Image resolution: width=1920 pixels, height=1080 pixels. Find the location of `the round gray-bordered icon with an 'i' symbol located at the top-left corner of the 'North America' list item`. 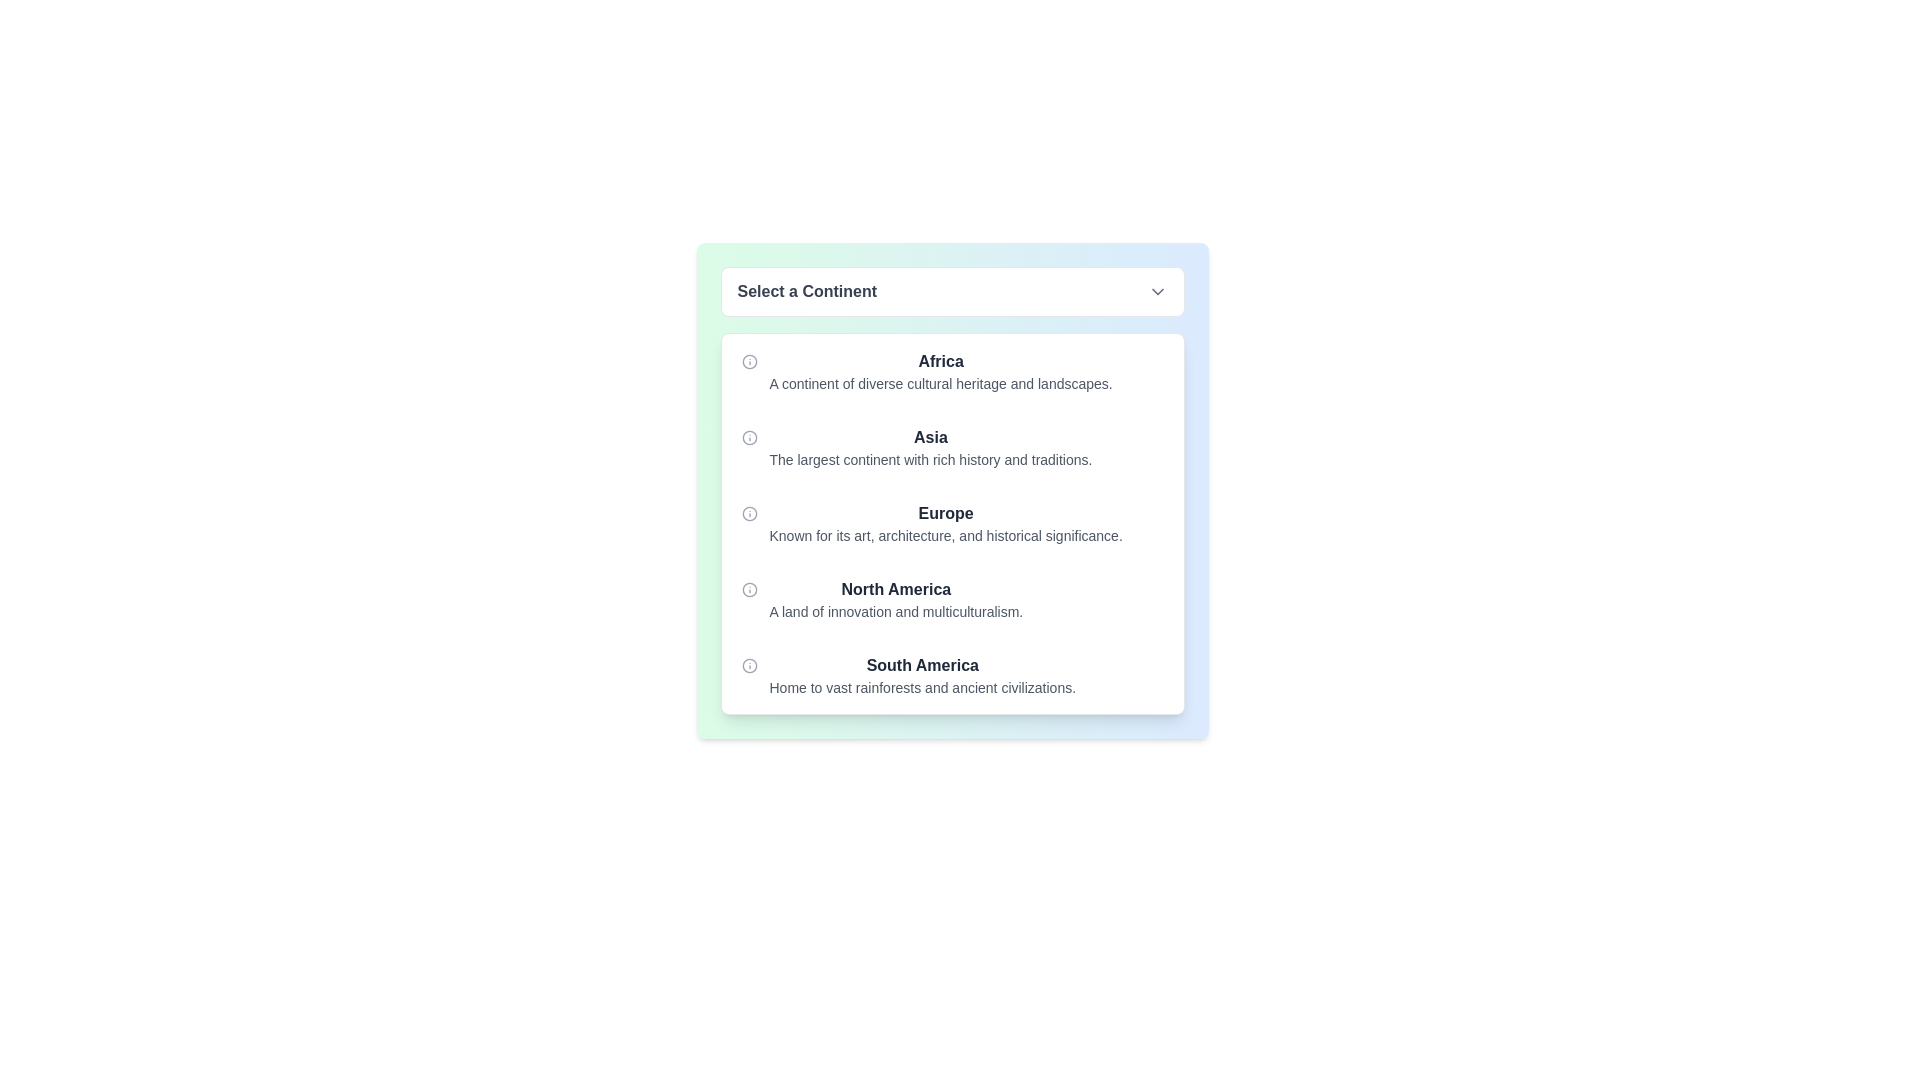

the round gray-bordered icon with an 'i' symbol located at the top-left corner of the 'North America' list item is located at coordinates (748, 589).